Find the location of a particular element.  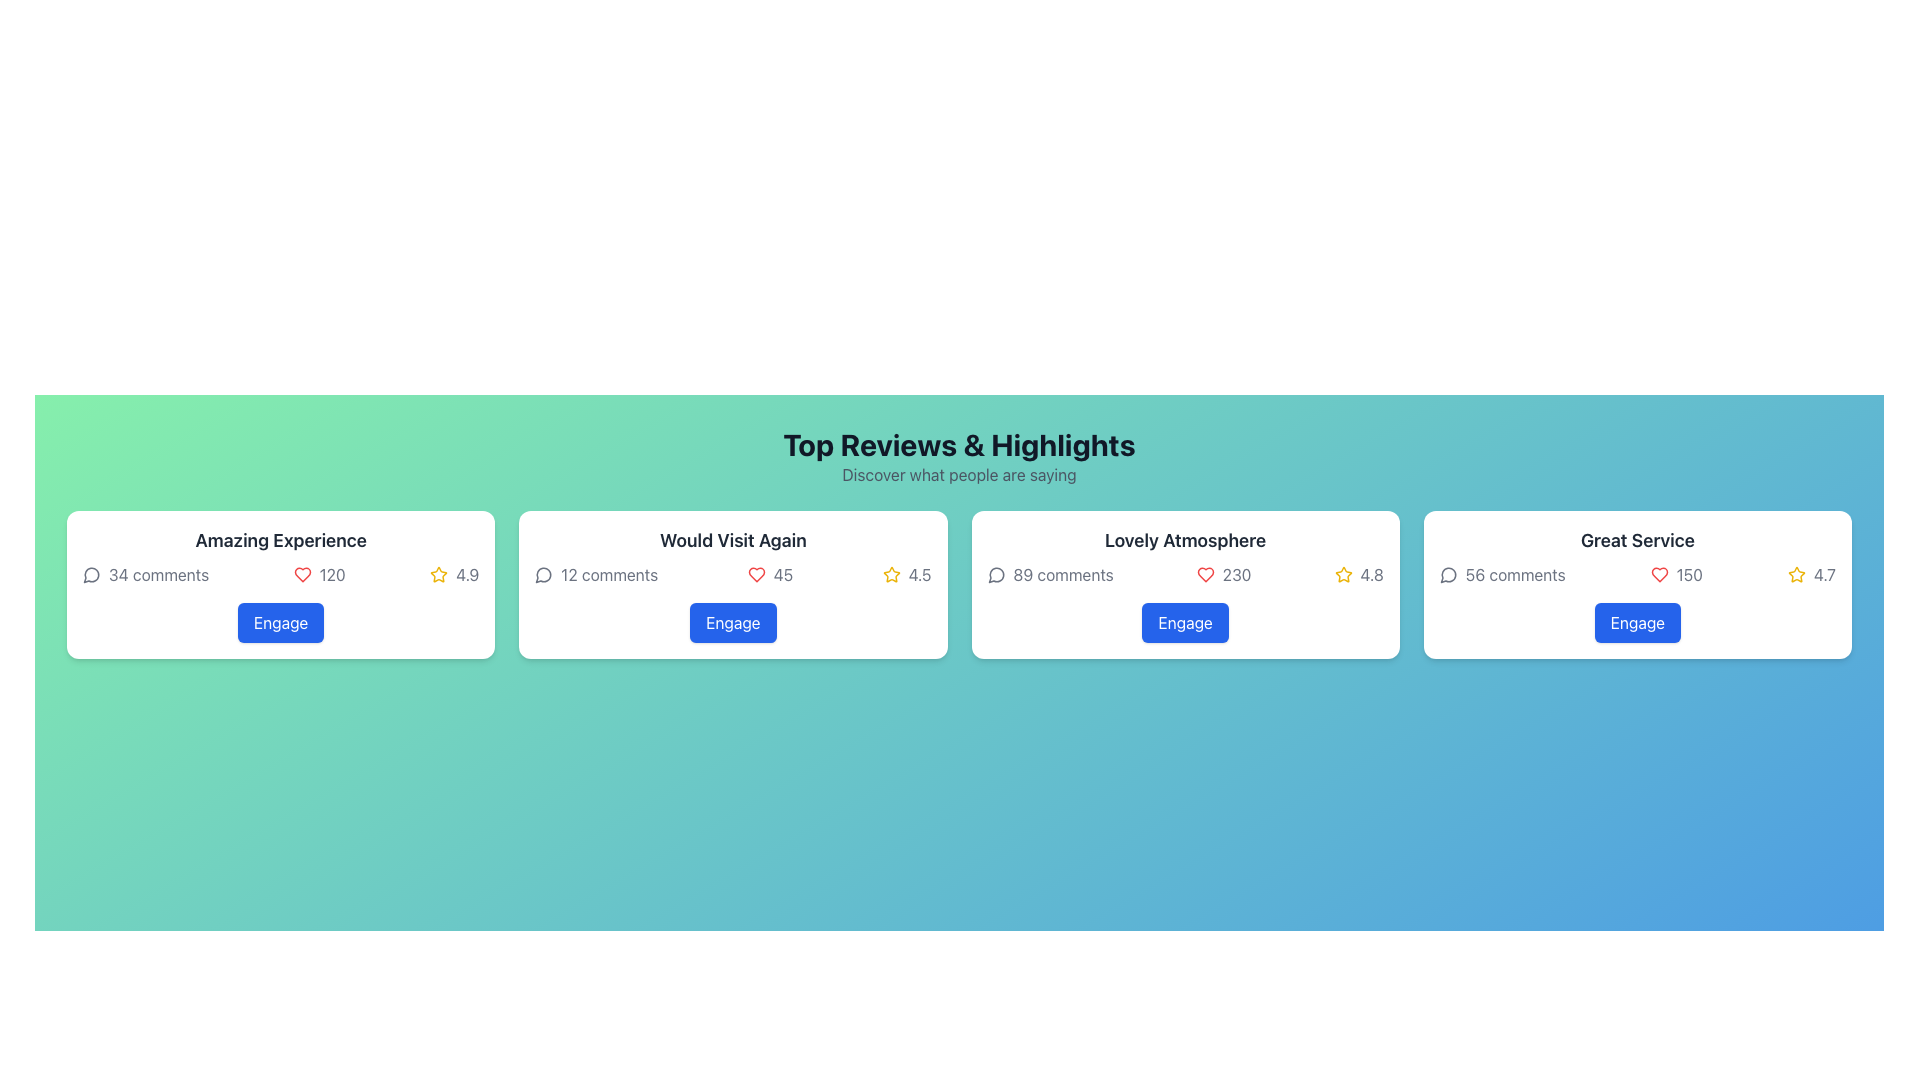

the star icon representing a rating indicator located in the second card from the left, immediately followed by the rating text '4.5' is located at coordinates (890, 574).